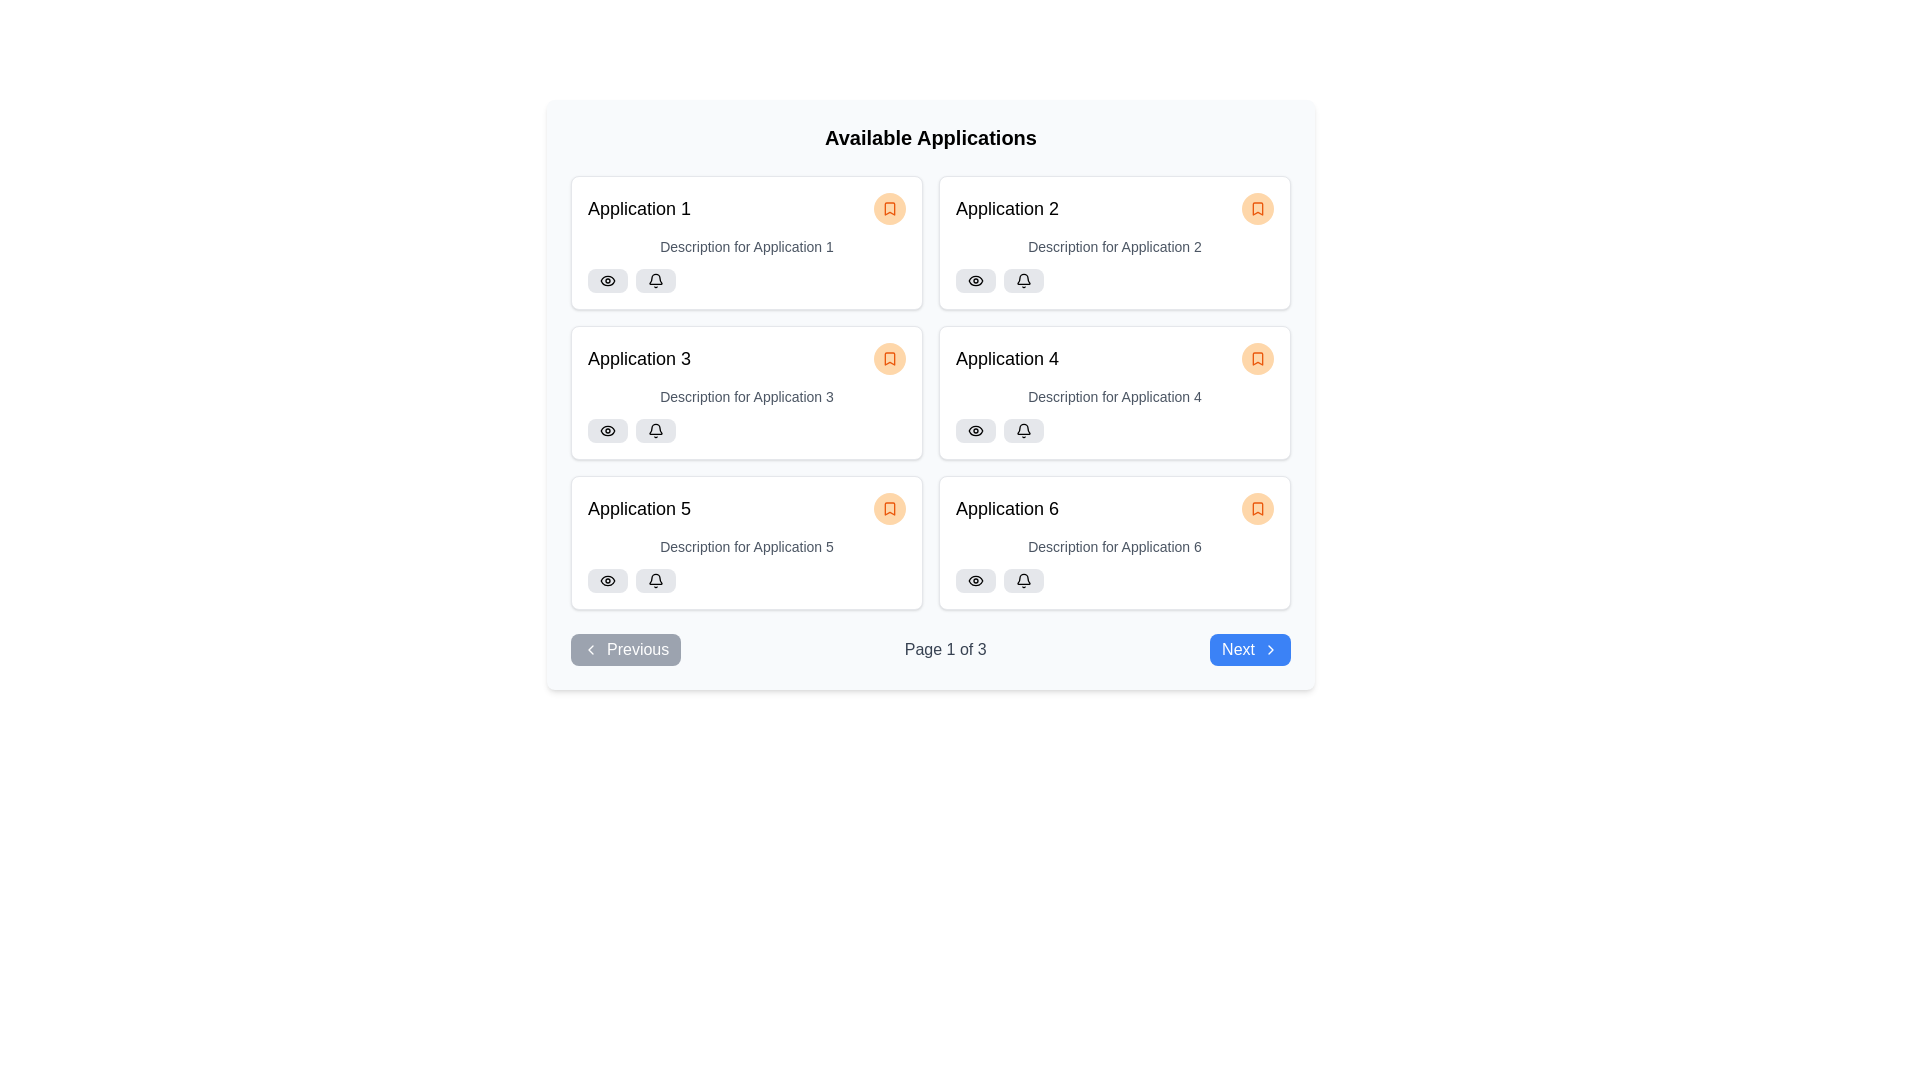 This screenshot has height=1080, width=1920. Describe the element at coordinates (1256, 508) in the screenshot. I see `the bookmark icon located in the bottom-right quadrant of the card titled 'Application 6'` at that location.